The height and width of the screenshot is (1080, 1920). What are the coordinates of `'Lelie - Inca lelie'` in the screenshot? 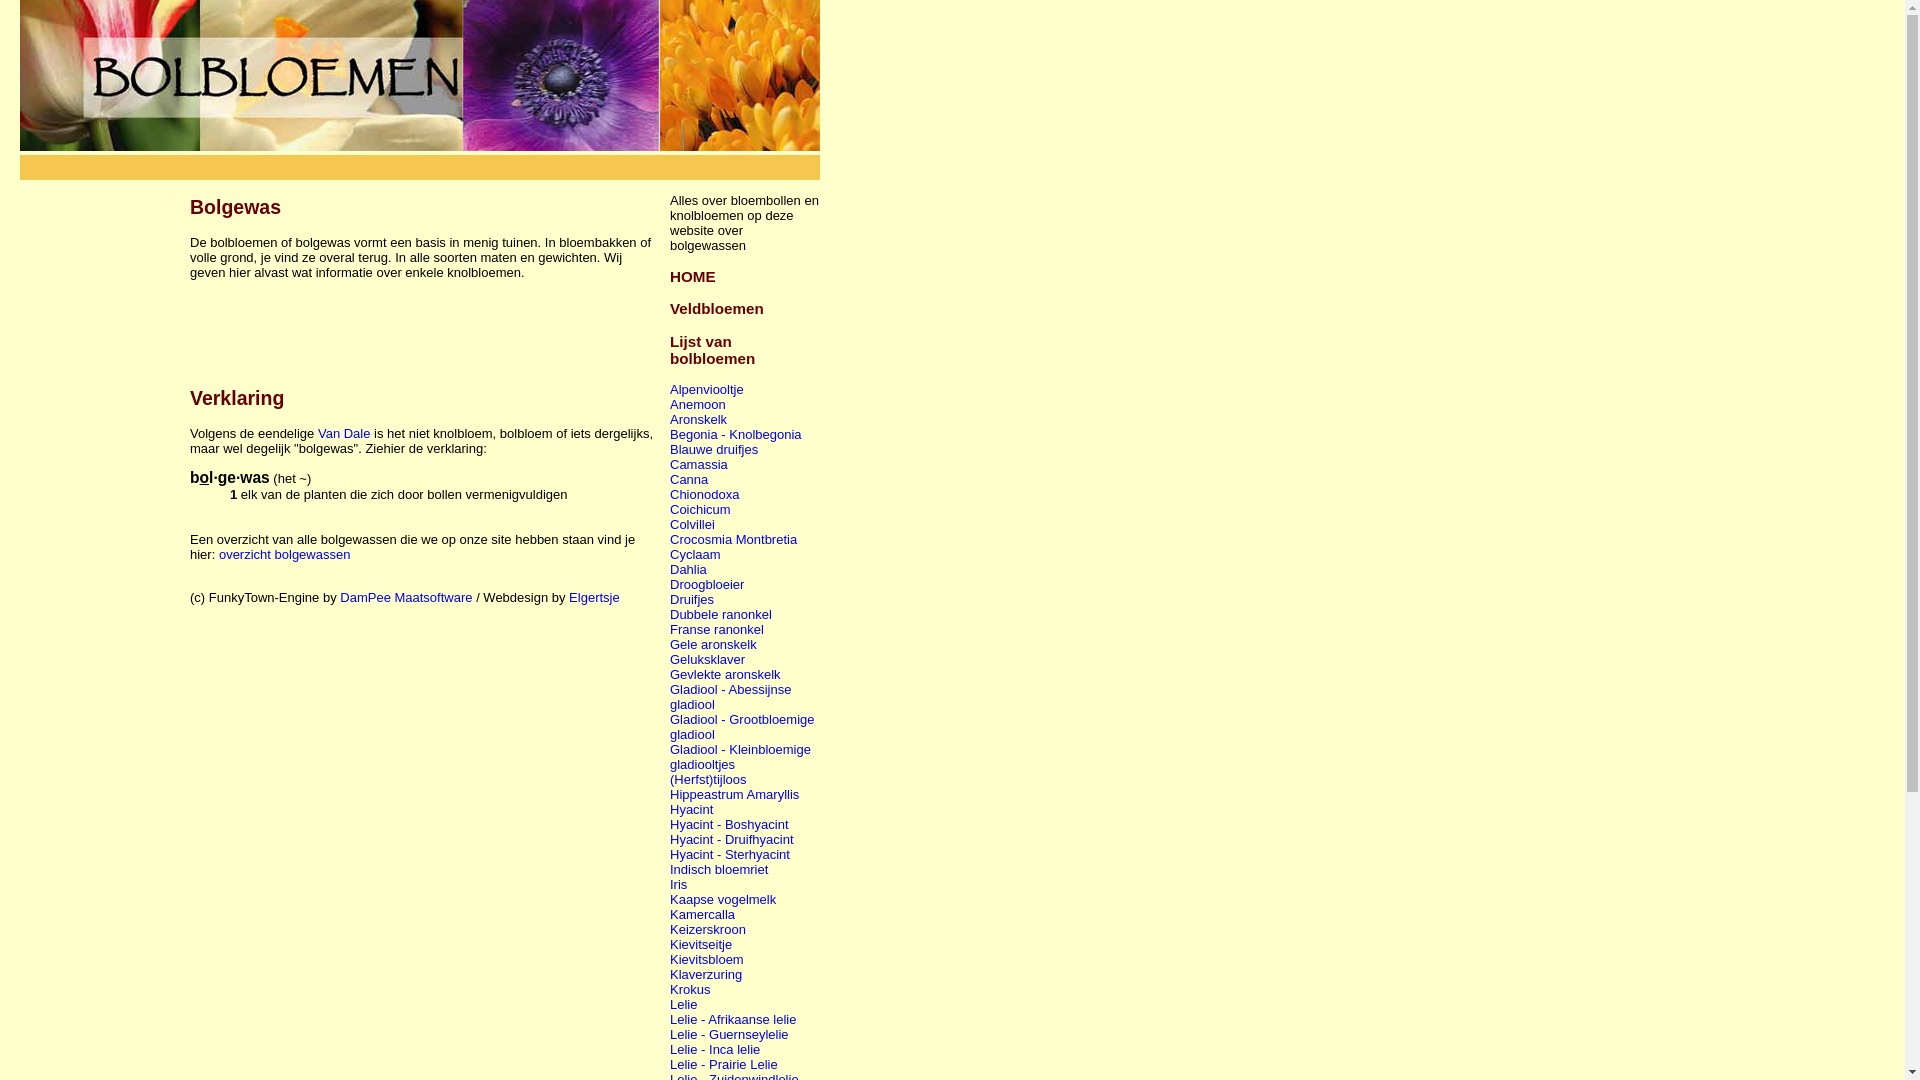 It's located at (715, 1048).